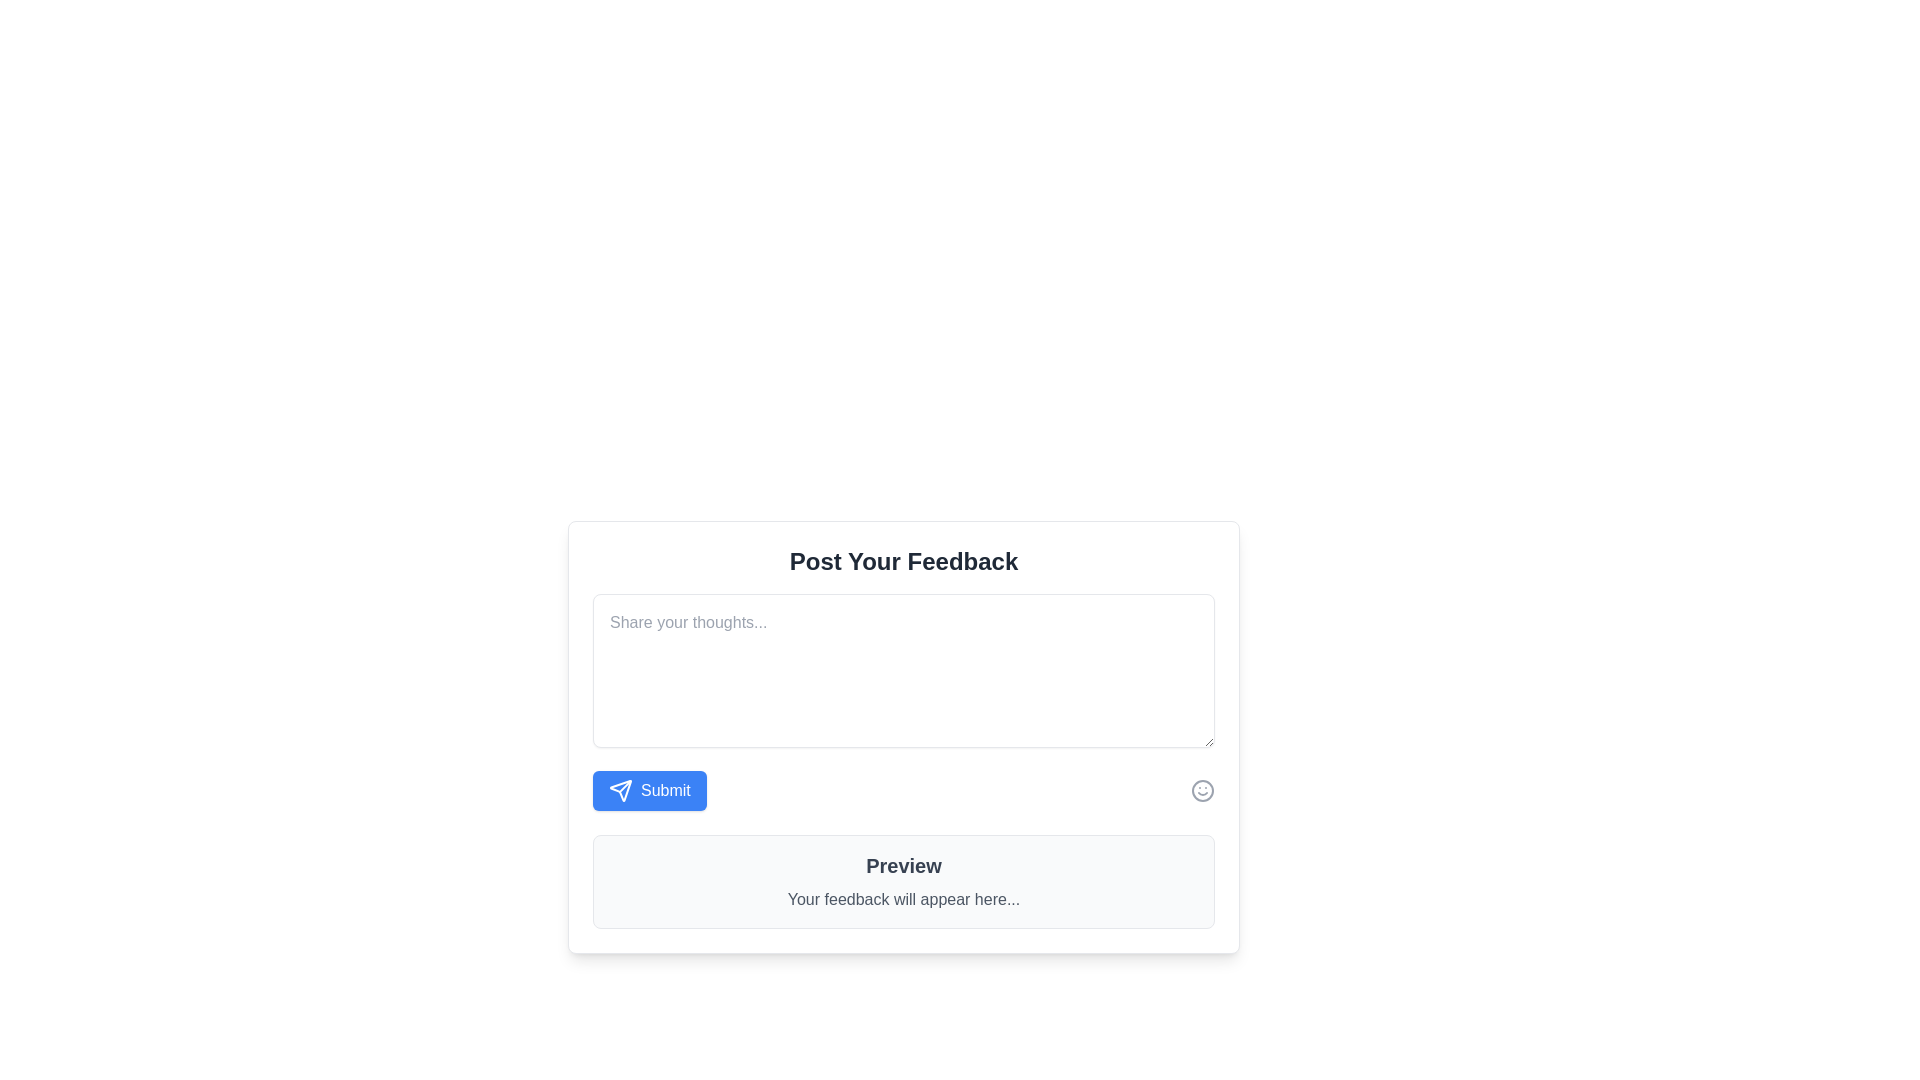 The height and width of the screenshot is (1080, 1920). What do you see at coordinates (619, 789) in the screenshot?
I see `minimalistic SVG icon resembling a paper plane, which is located inside the 'Submit' button, positioned on the left side of the text` at bounding box center [619, 789].